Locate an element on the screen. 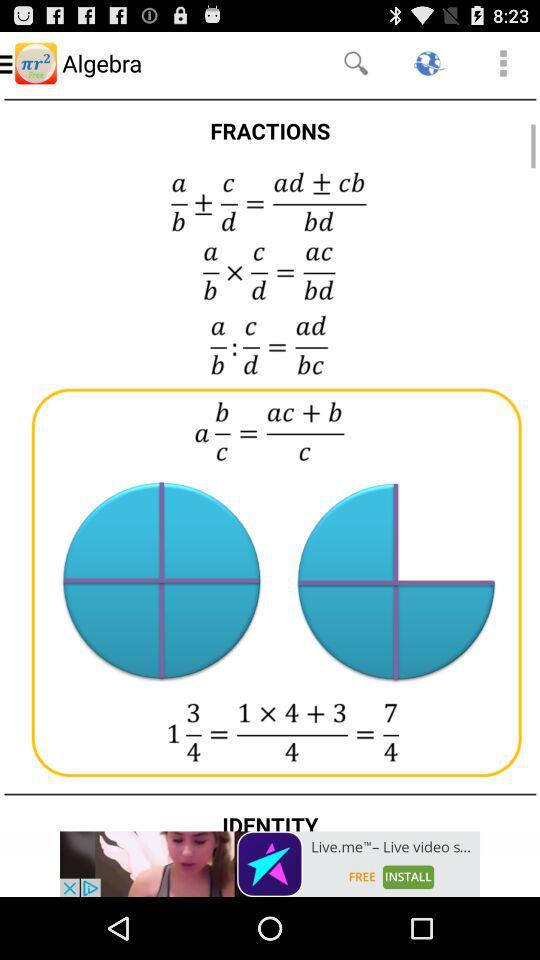 This screenshot has width=540, height=960. advertisement is located at coordinates (270, 863).